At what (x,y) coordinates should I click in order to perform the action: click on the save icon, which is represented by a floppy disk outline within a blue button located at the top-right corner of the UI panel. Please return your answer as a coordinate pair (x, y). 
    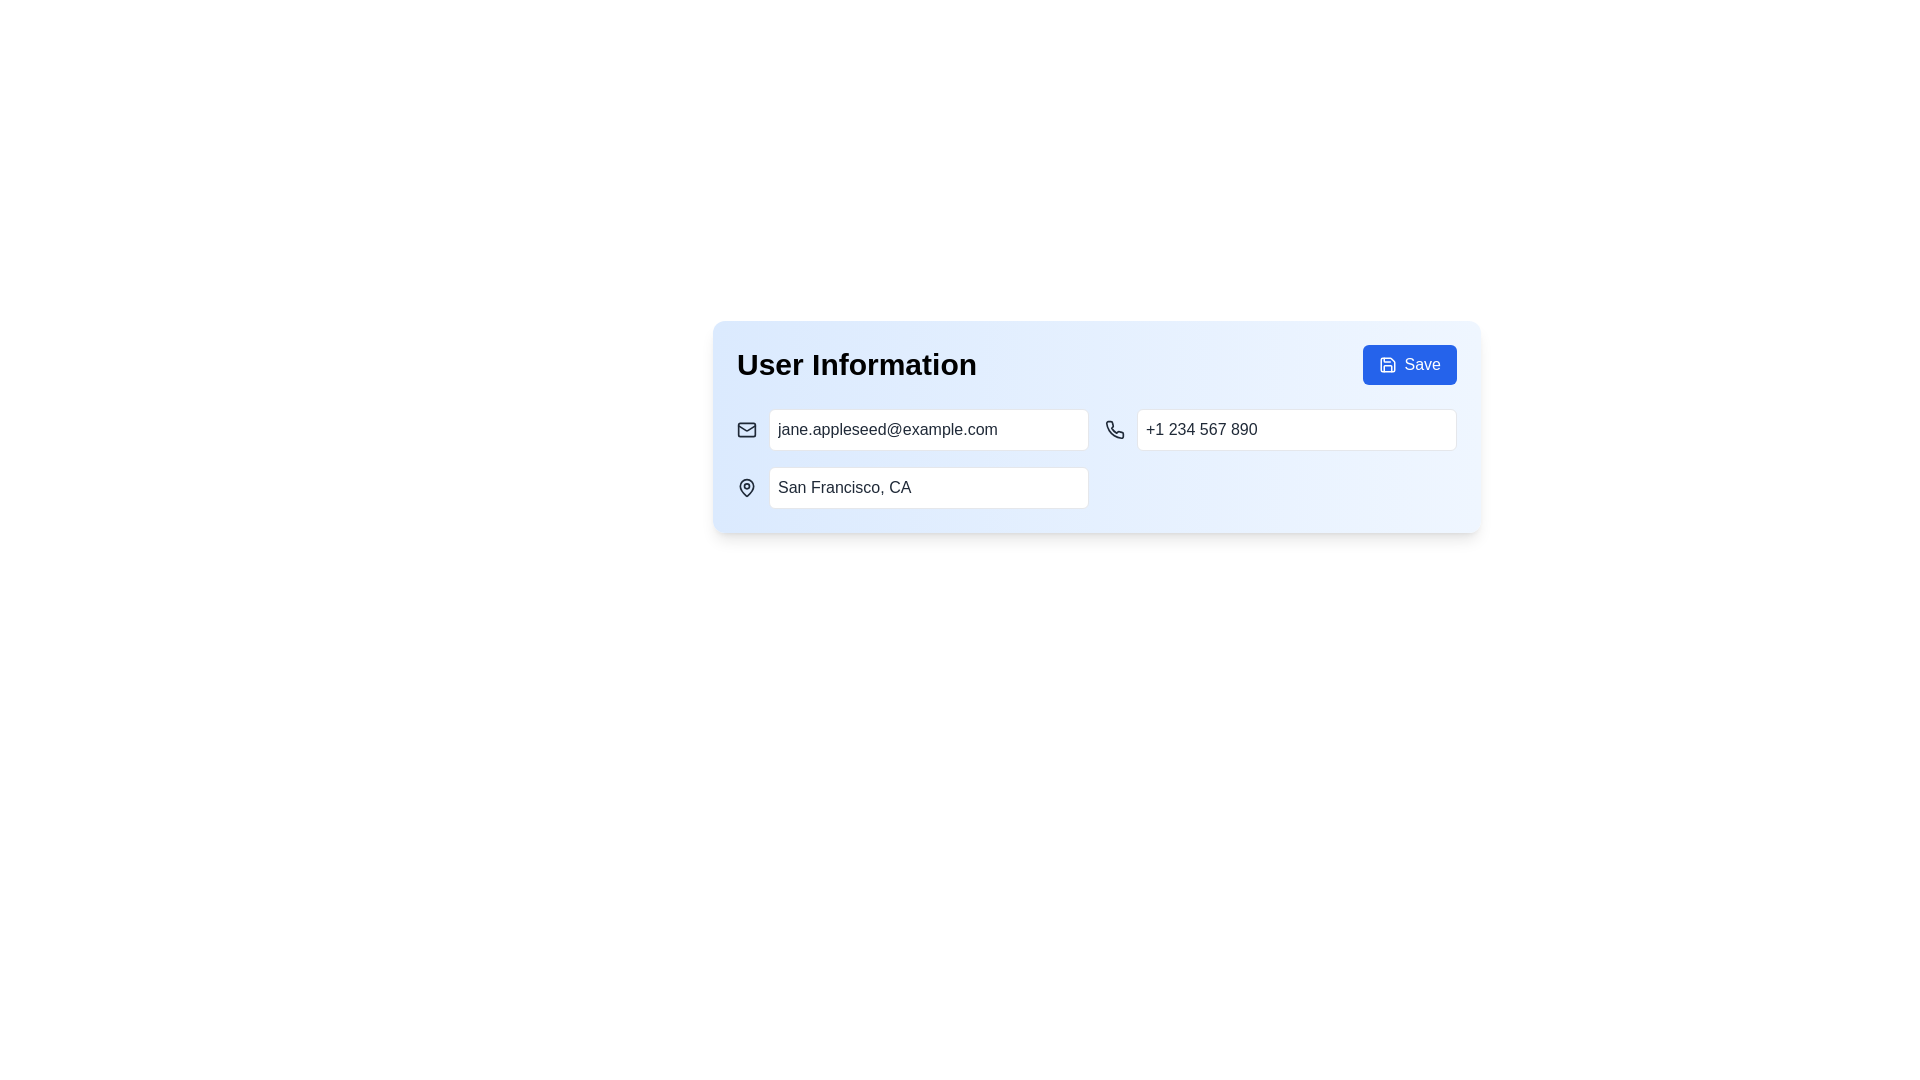
    Looking at the image, I should click on (1386, 365).